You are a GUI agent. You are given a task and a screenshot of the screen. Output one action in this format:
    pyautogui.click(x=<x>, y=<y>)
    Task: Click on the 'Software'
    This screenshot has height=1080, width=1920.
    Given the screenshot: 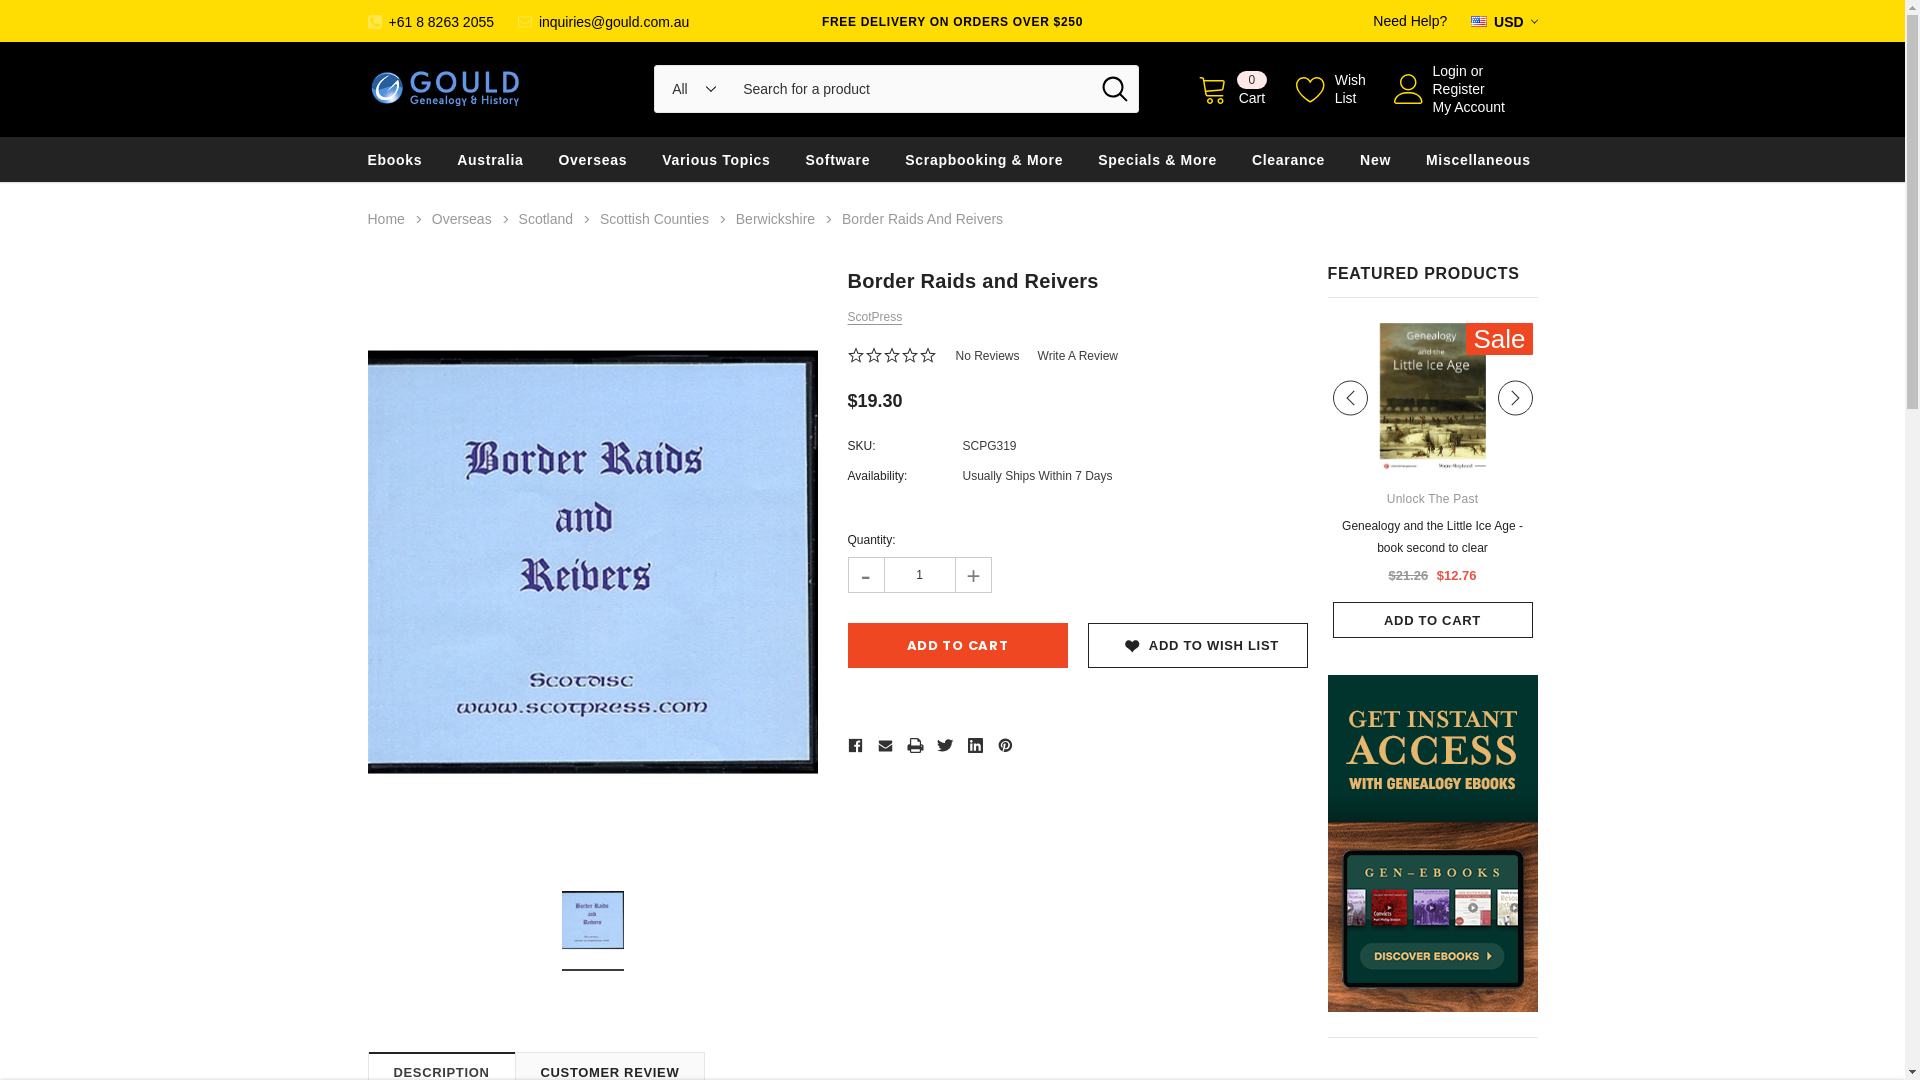 What is the action you would take?
    pyautogui.click(x=838, y=158)
    